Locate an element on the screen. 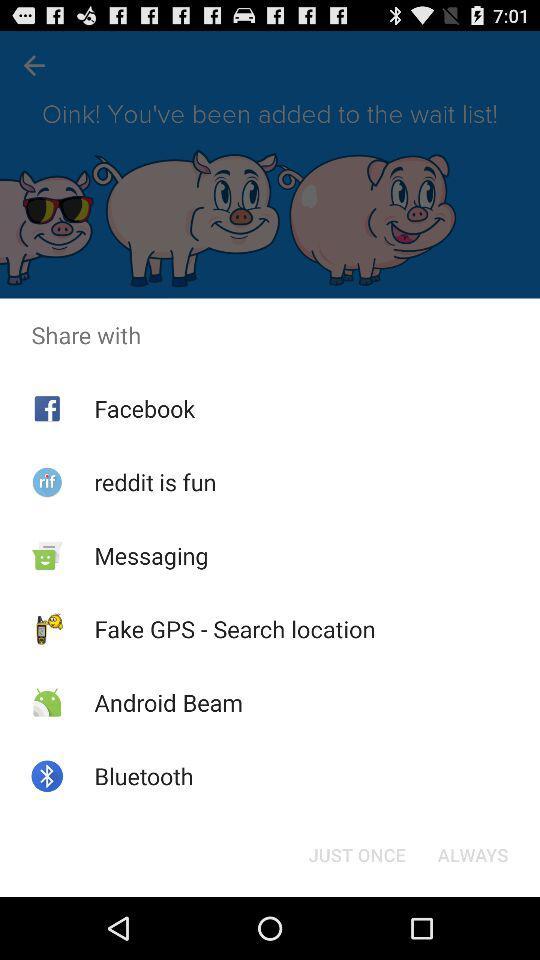 This screenshot has height=960, width=540. icon above reddit is fun item is located at coordinates (143, 407).